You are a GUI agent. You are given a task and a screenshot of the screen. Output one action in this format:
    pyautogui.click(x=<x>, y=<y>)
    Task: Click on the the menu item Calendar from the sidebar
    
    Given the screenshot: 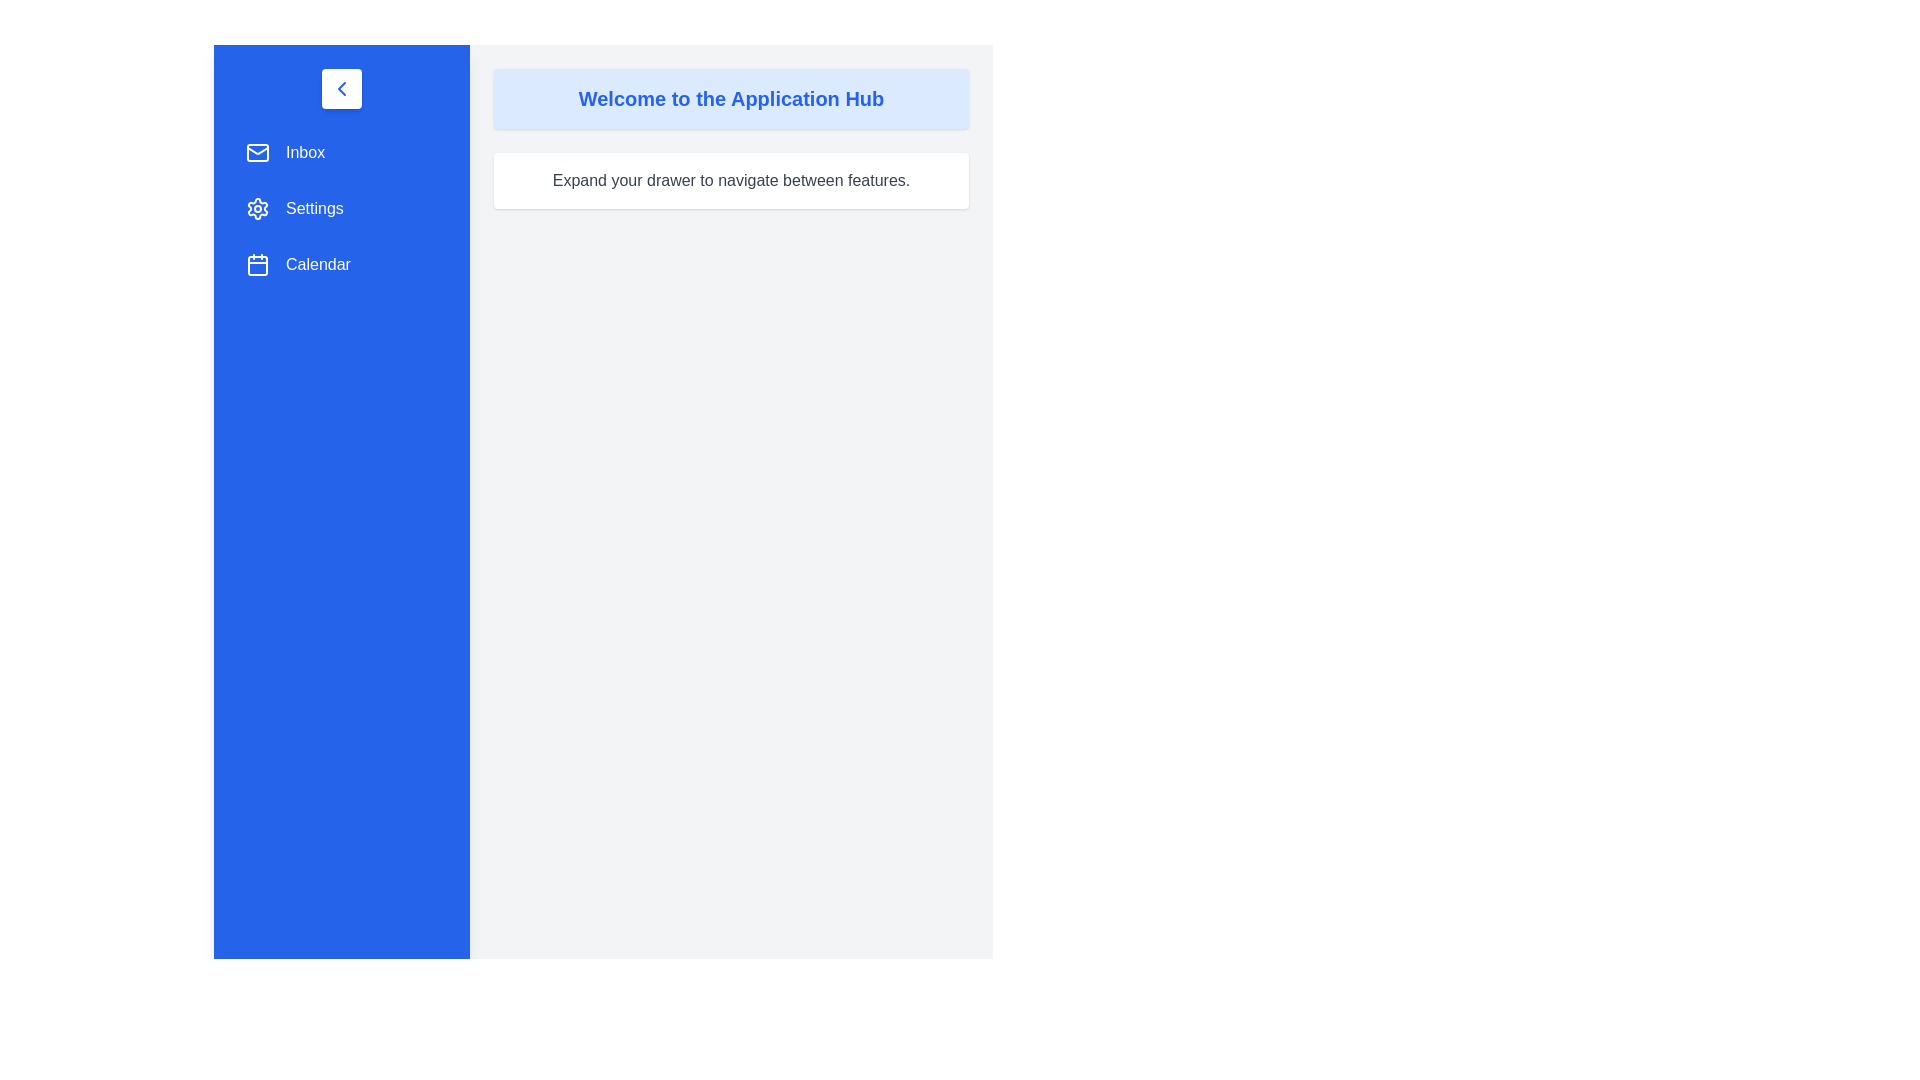 What is the action you would take?
    pyautogui.click(x=341, y=264)
    